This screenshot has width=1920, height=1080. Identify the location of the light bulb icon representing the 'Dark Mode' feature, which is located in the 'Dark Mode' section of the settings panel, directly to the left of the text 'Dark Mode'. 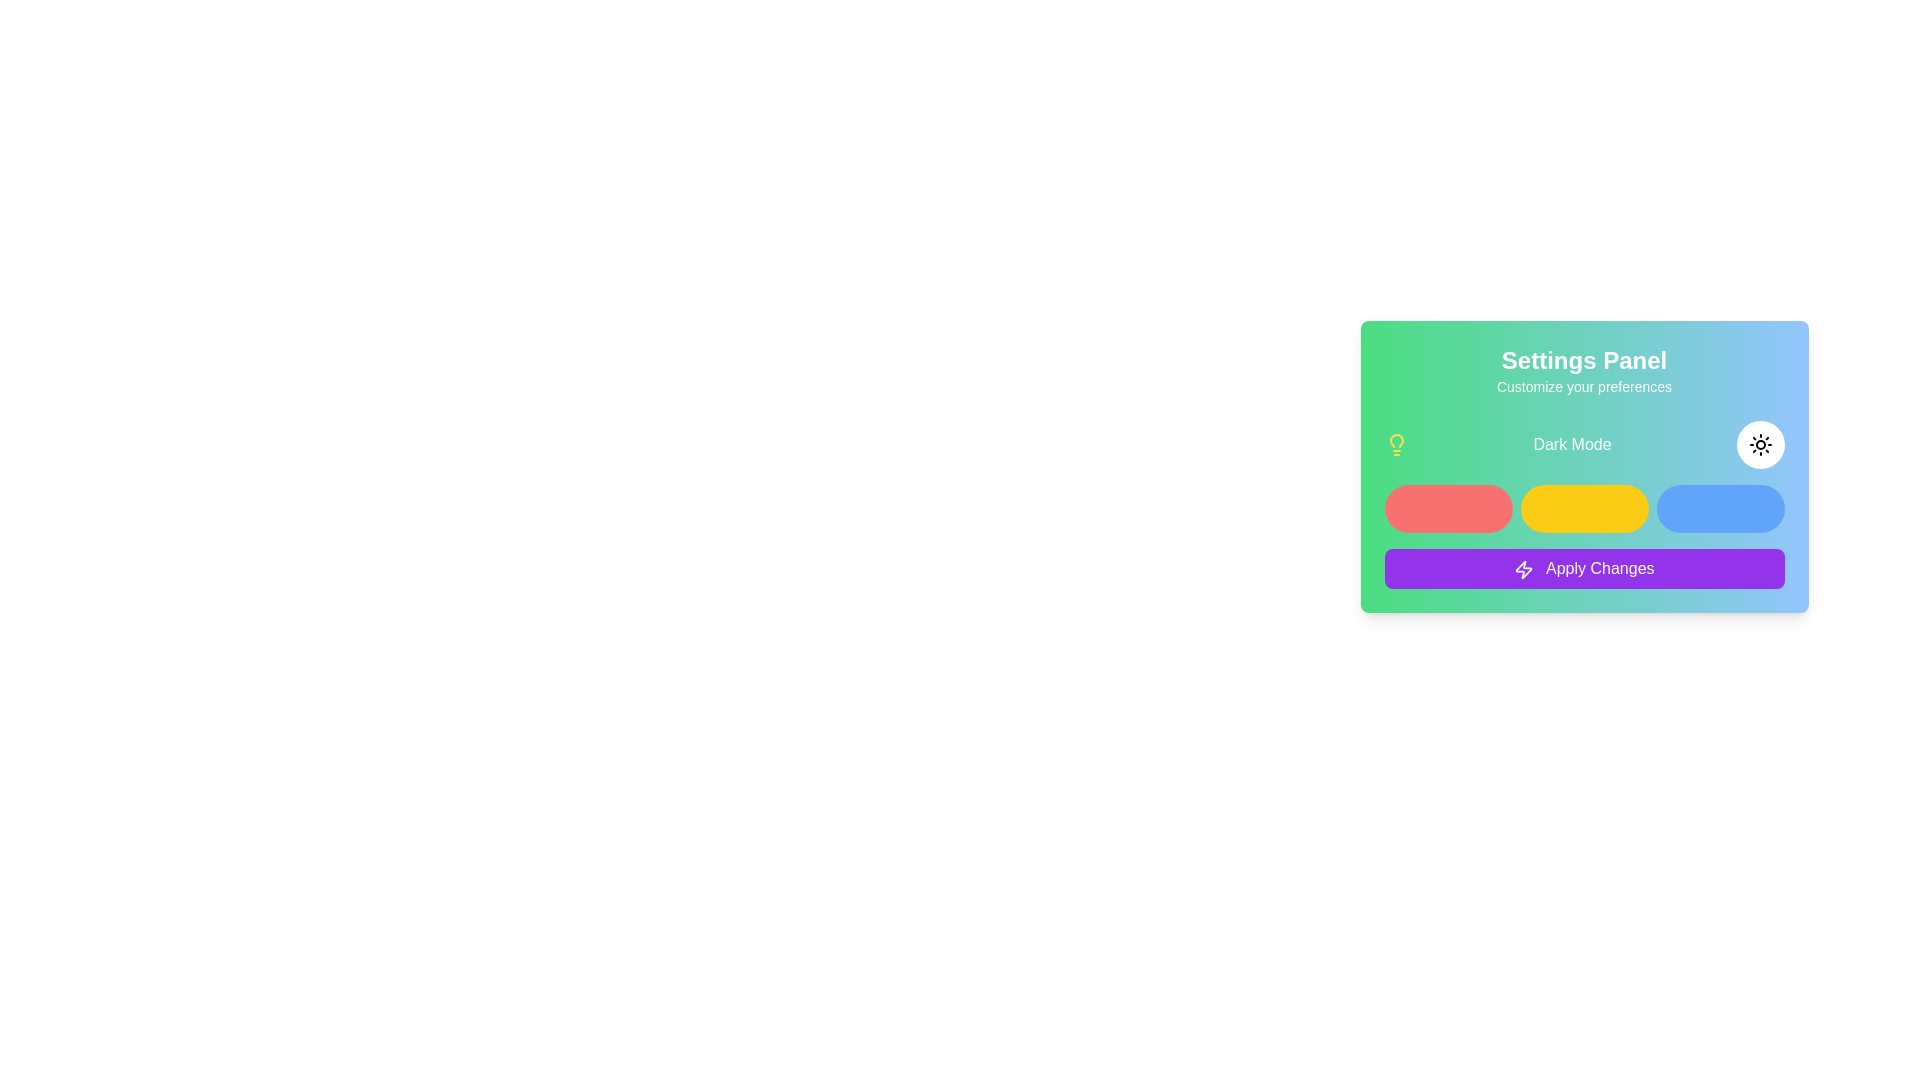
(1395, 443).